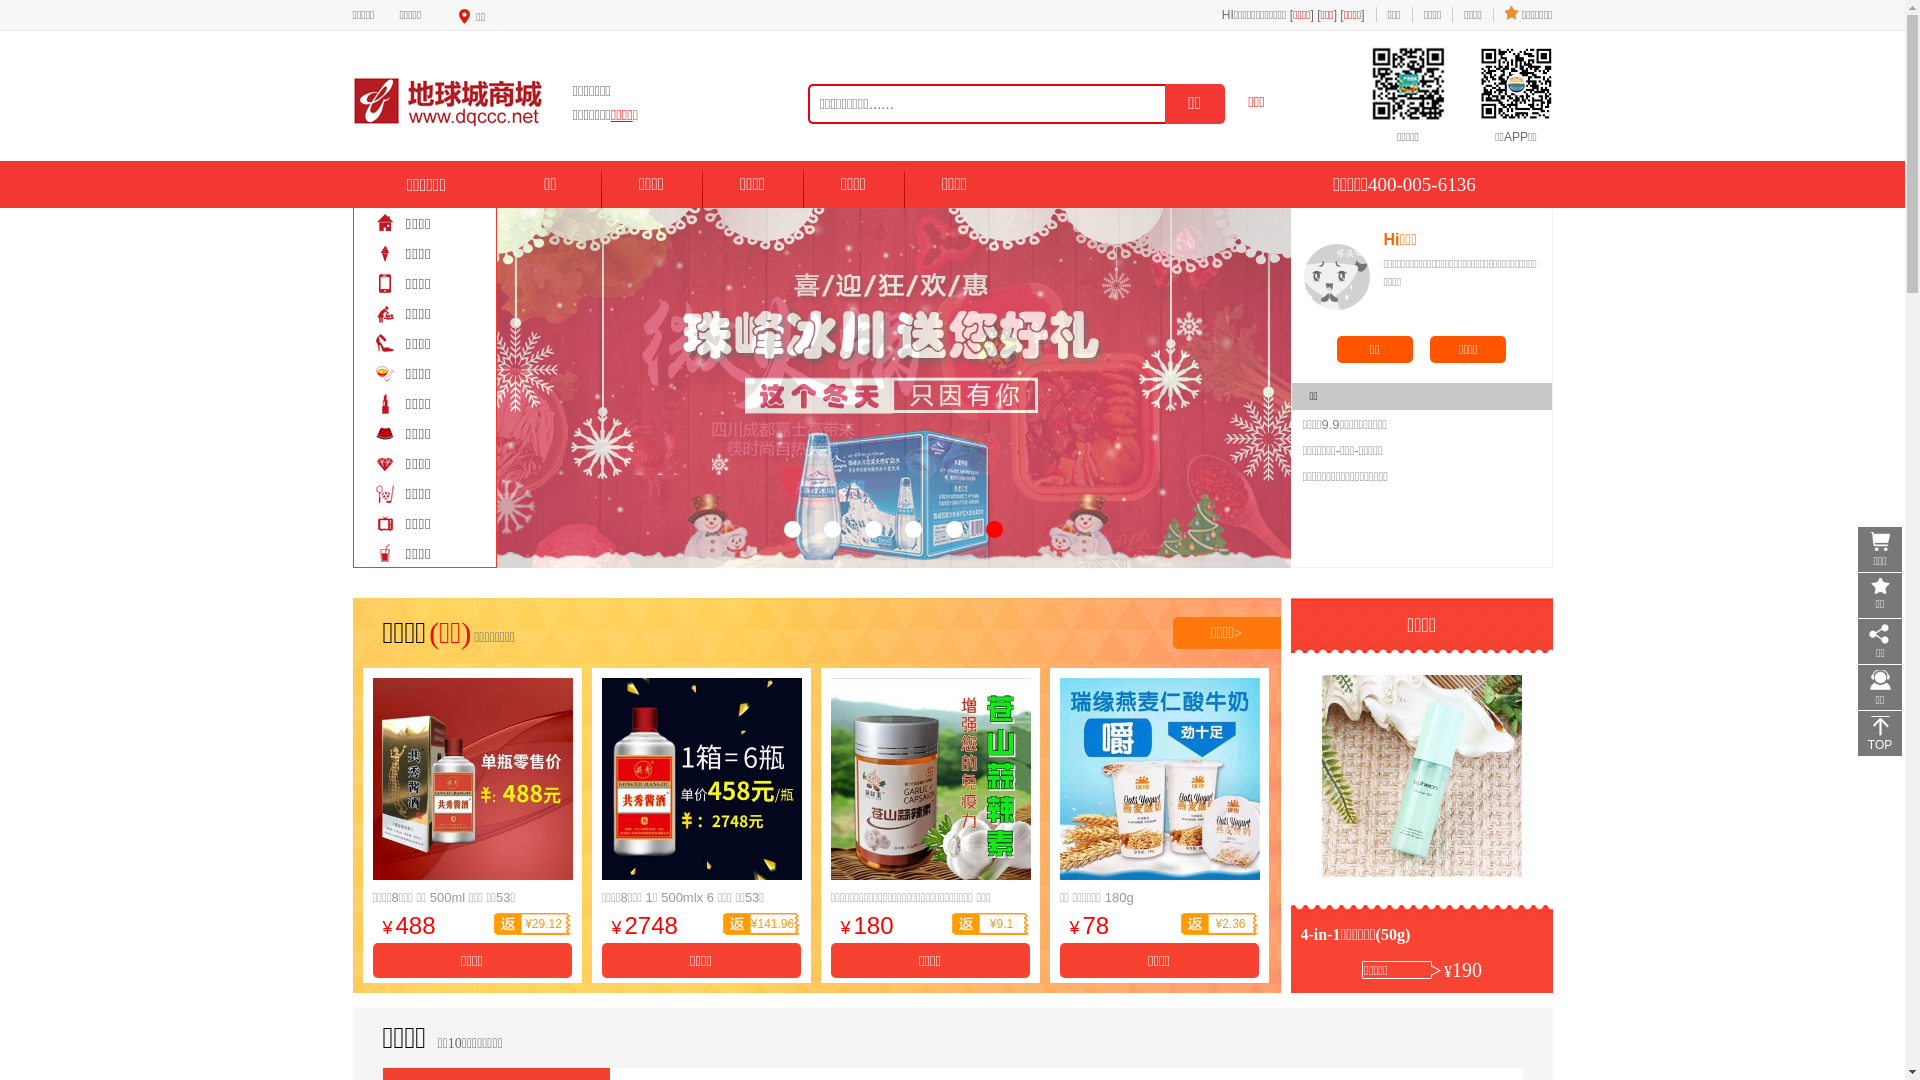  I want to click on 'TOP', so click(1879, 733).